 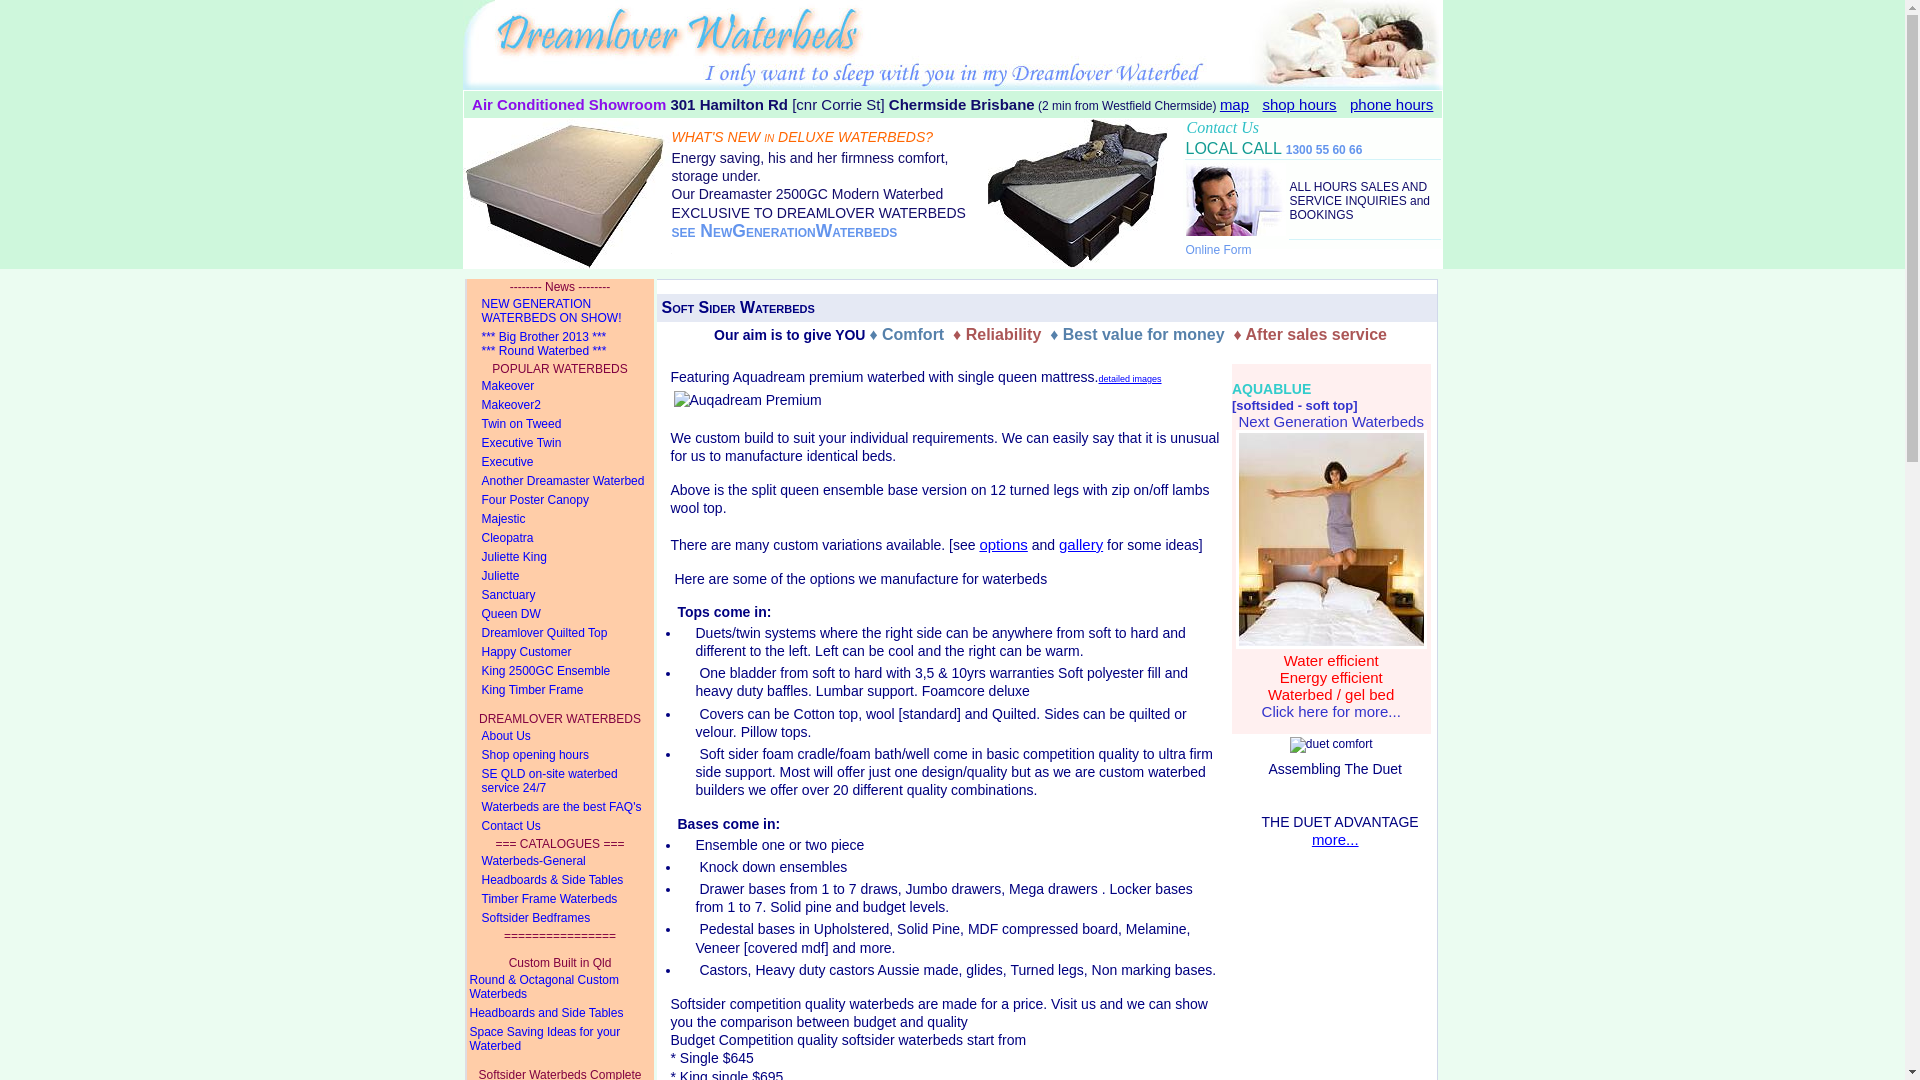 I want to click on 'Queen DW', so click(x=559, y=613).